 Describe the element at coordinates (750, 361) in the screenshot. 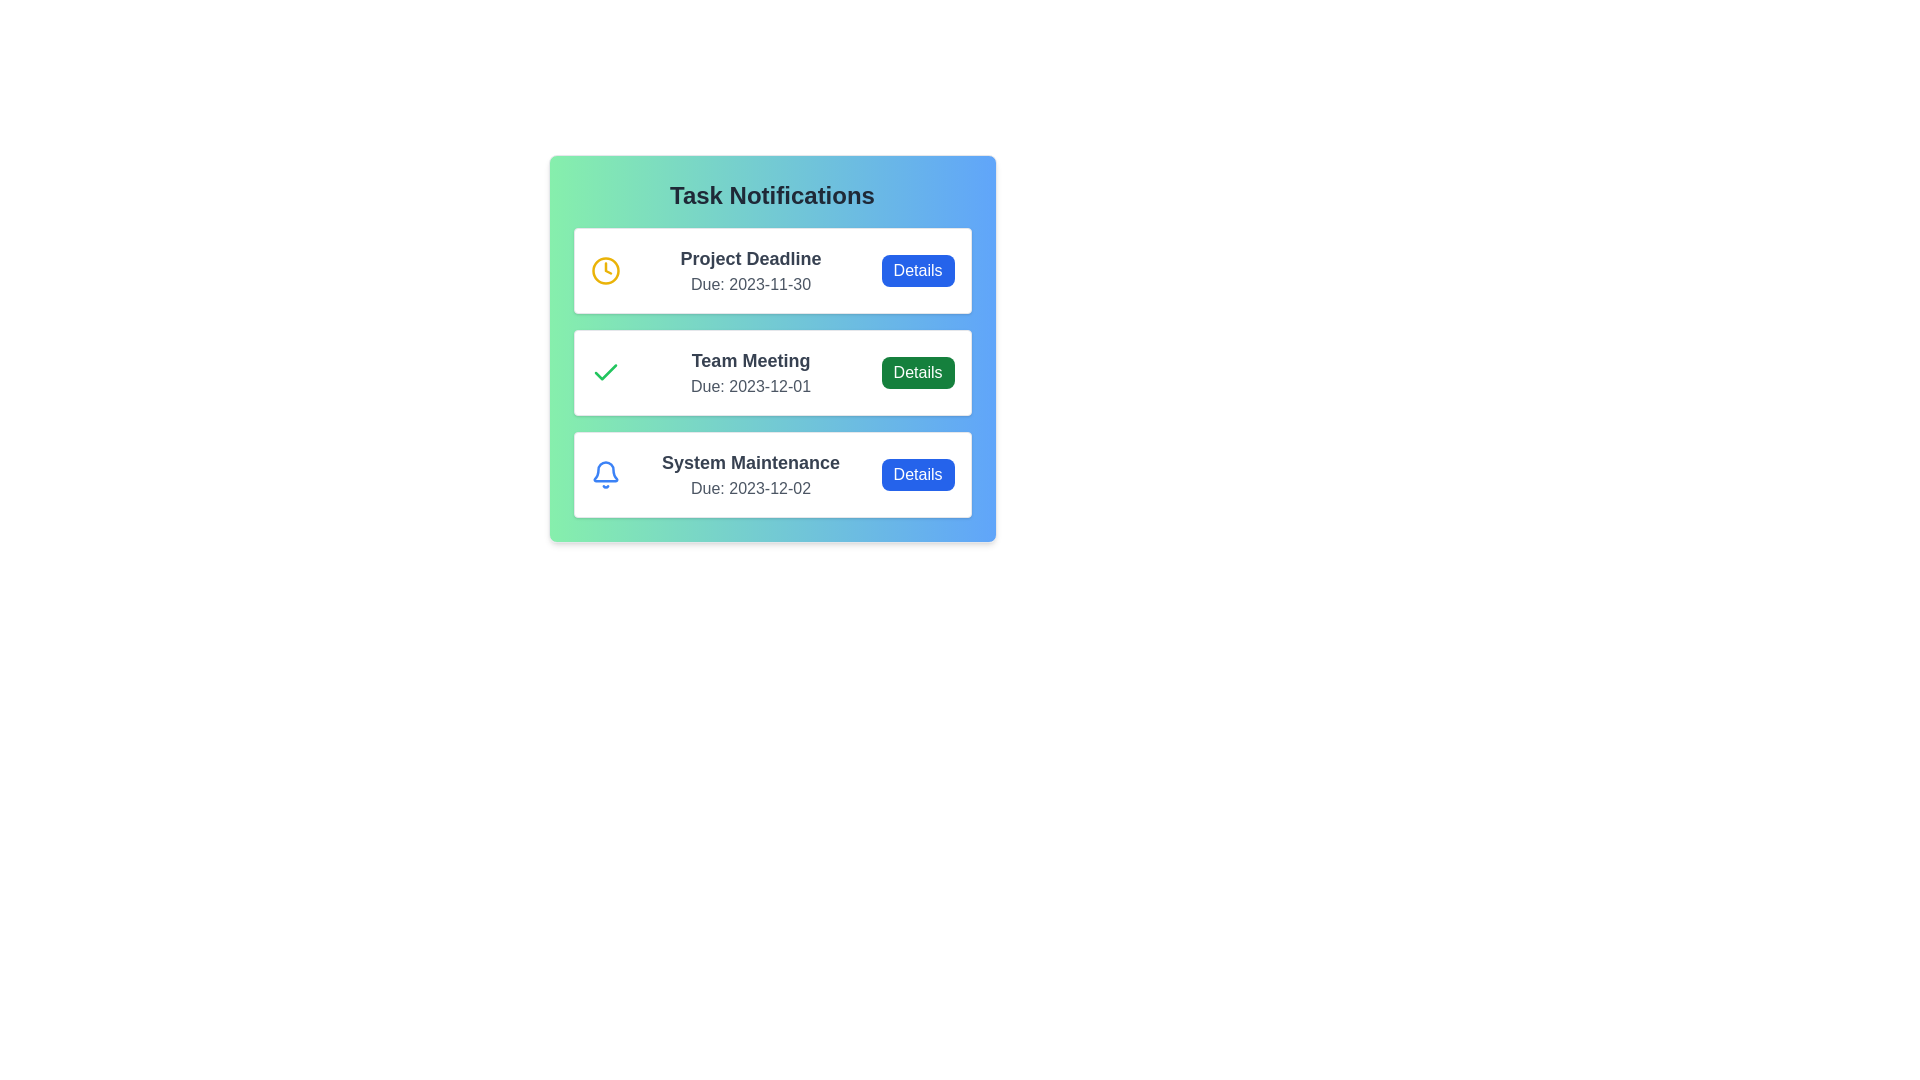

I see `the task title Team Meeting to select it` at that location.